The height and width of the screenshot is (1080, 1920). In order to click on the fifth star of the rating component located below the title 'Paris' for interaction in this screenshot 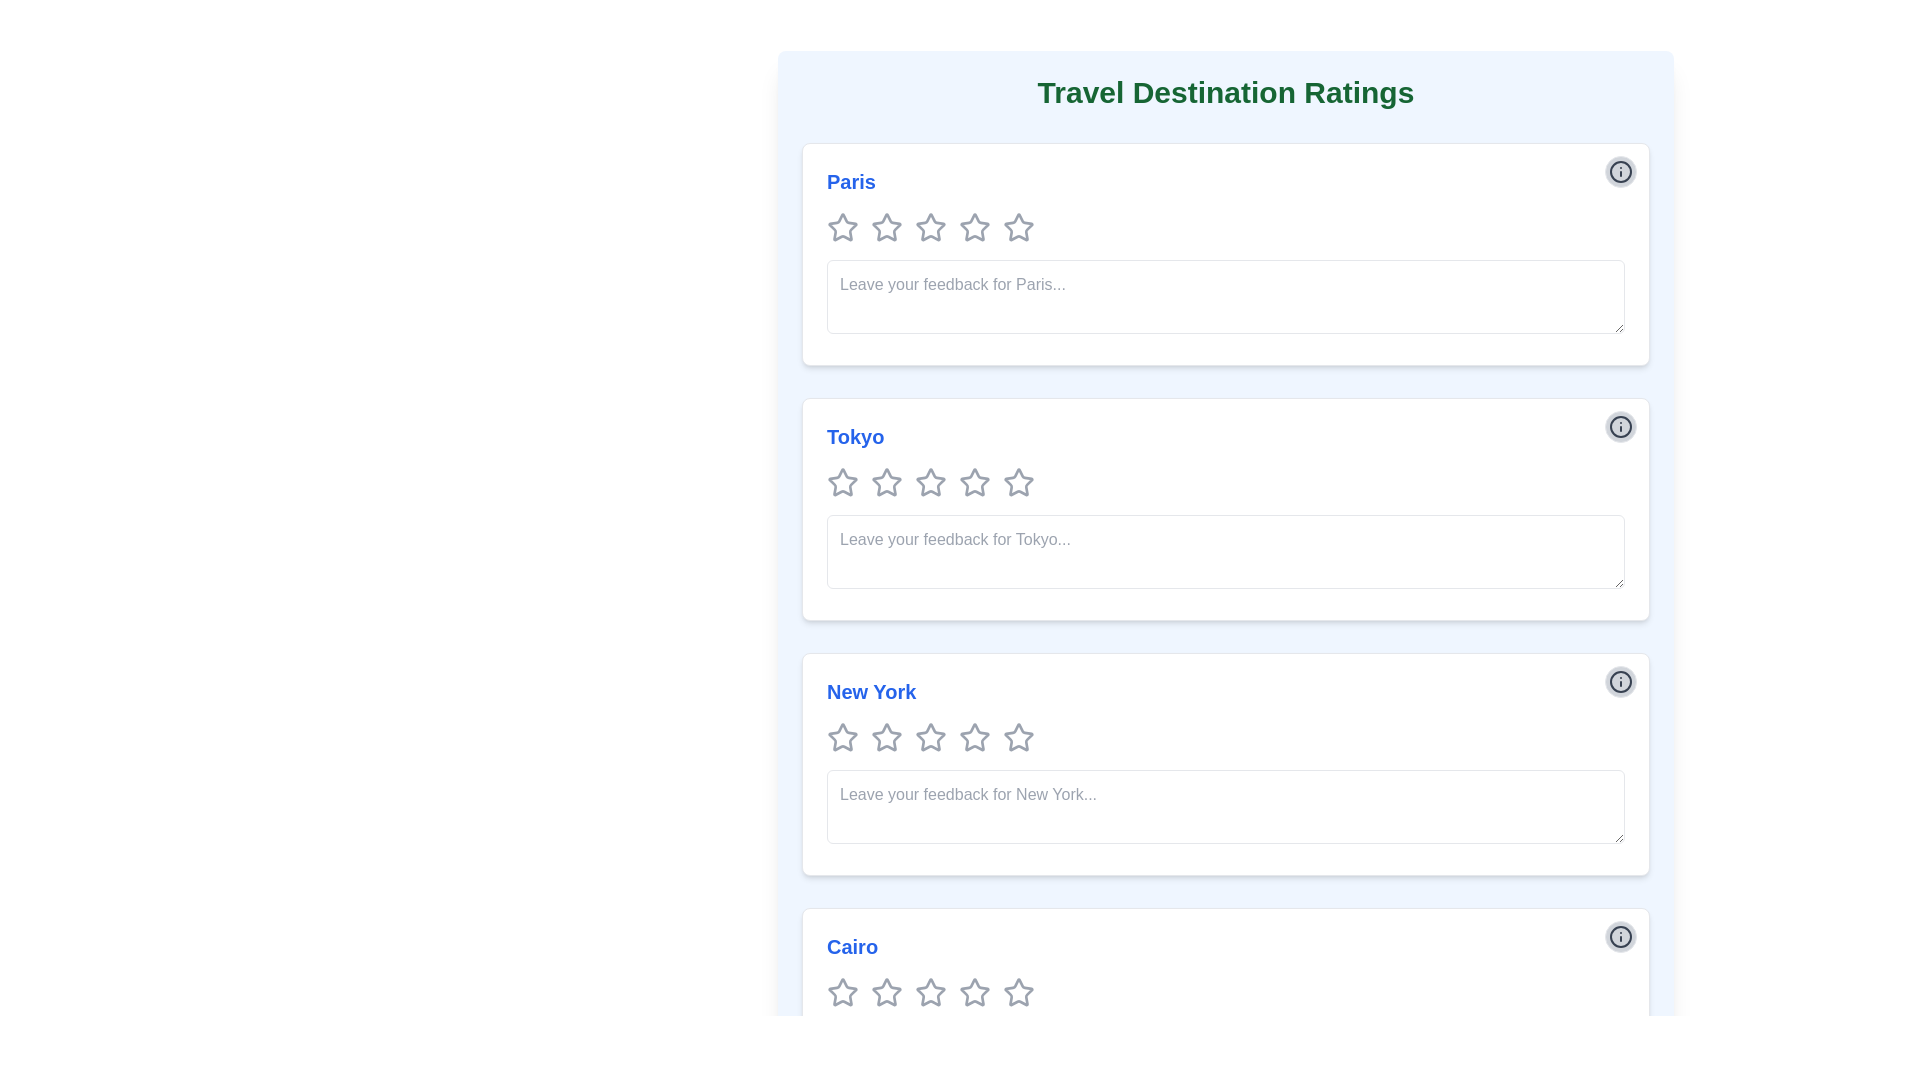, I will do `click(1018, 226)`.